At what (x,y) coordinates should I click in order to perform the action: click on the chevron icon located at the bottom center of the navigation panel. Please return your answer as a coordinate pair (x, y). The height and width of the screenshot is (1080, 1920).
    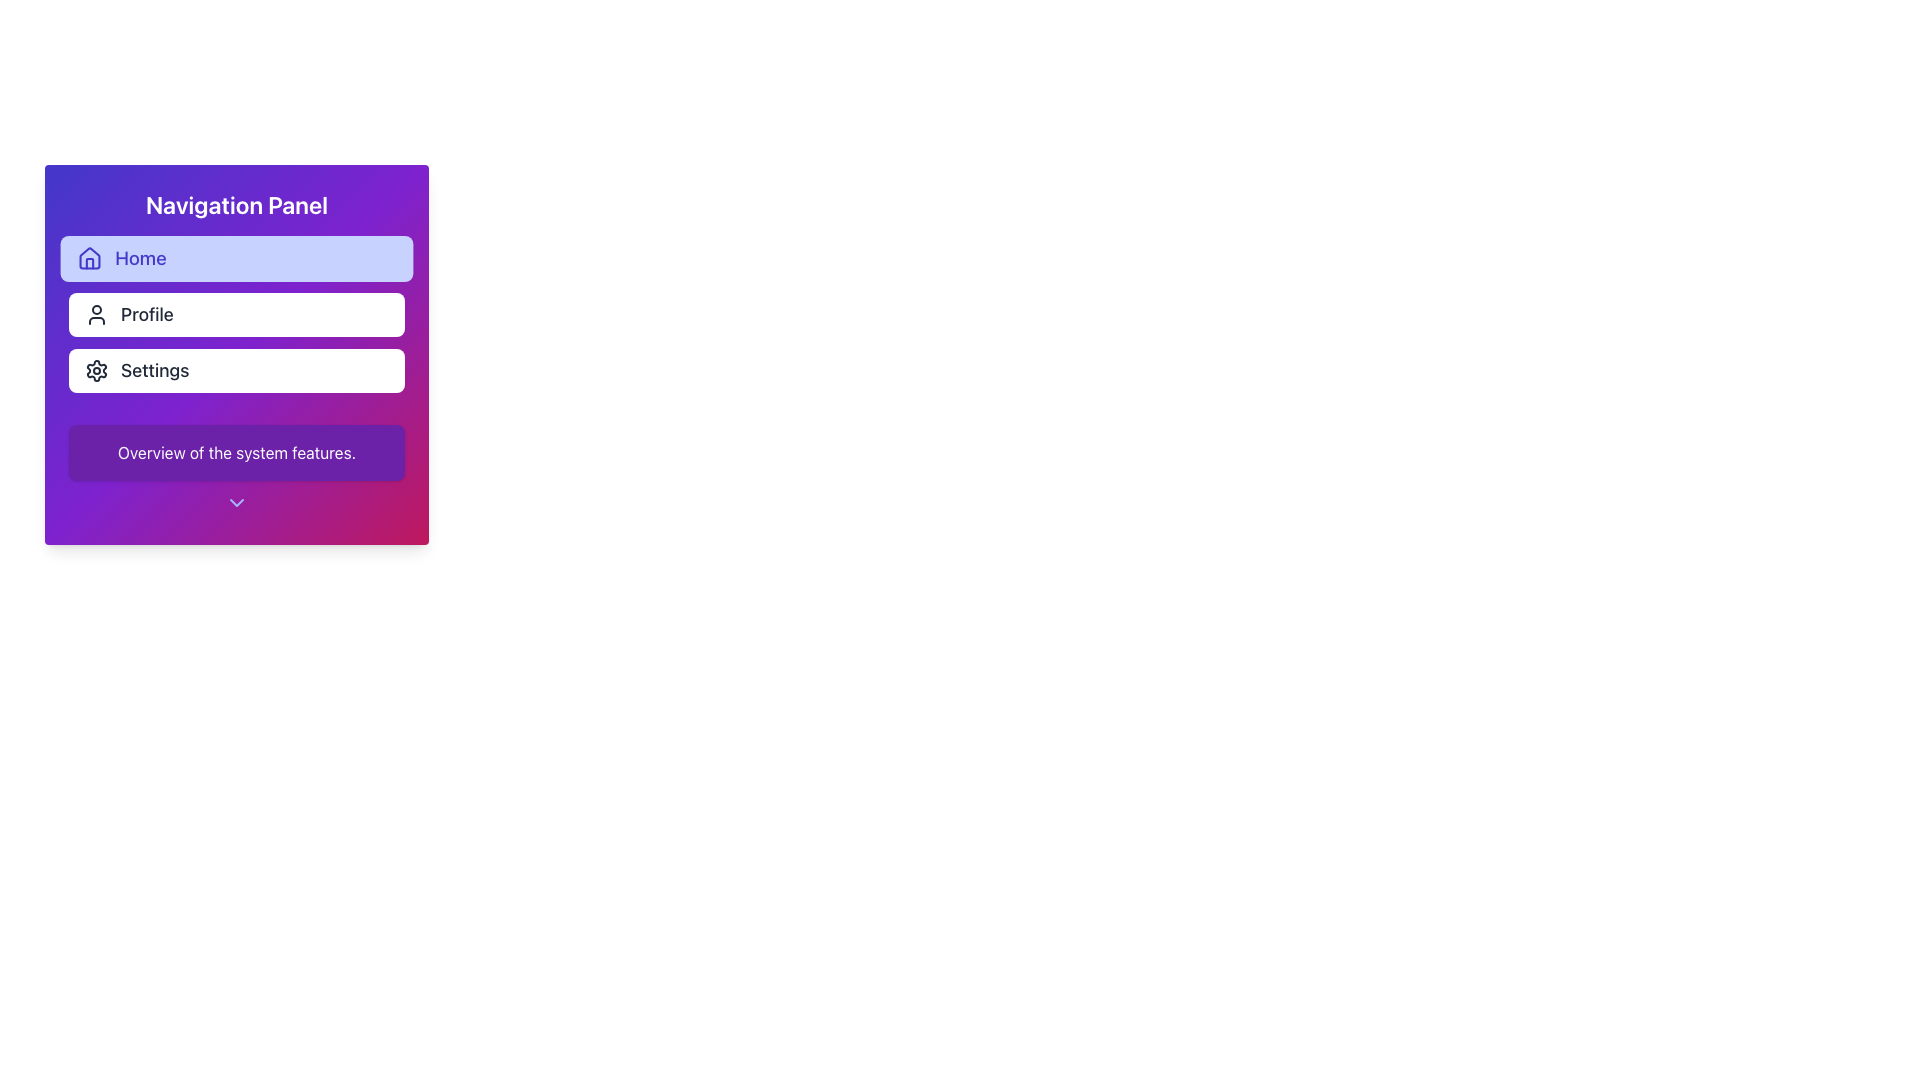
    Looking at the image, I should click on (236, 504).